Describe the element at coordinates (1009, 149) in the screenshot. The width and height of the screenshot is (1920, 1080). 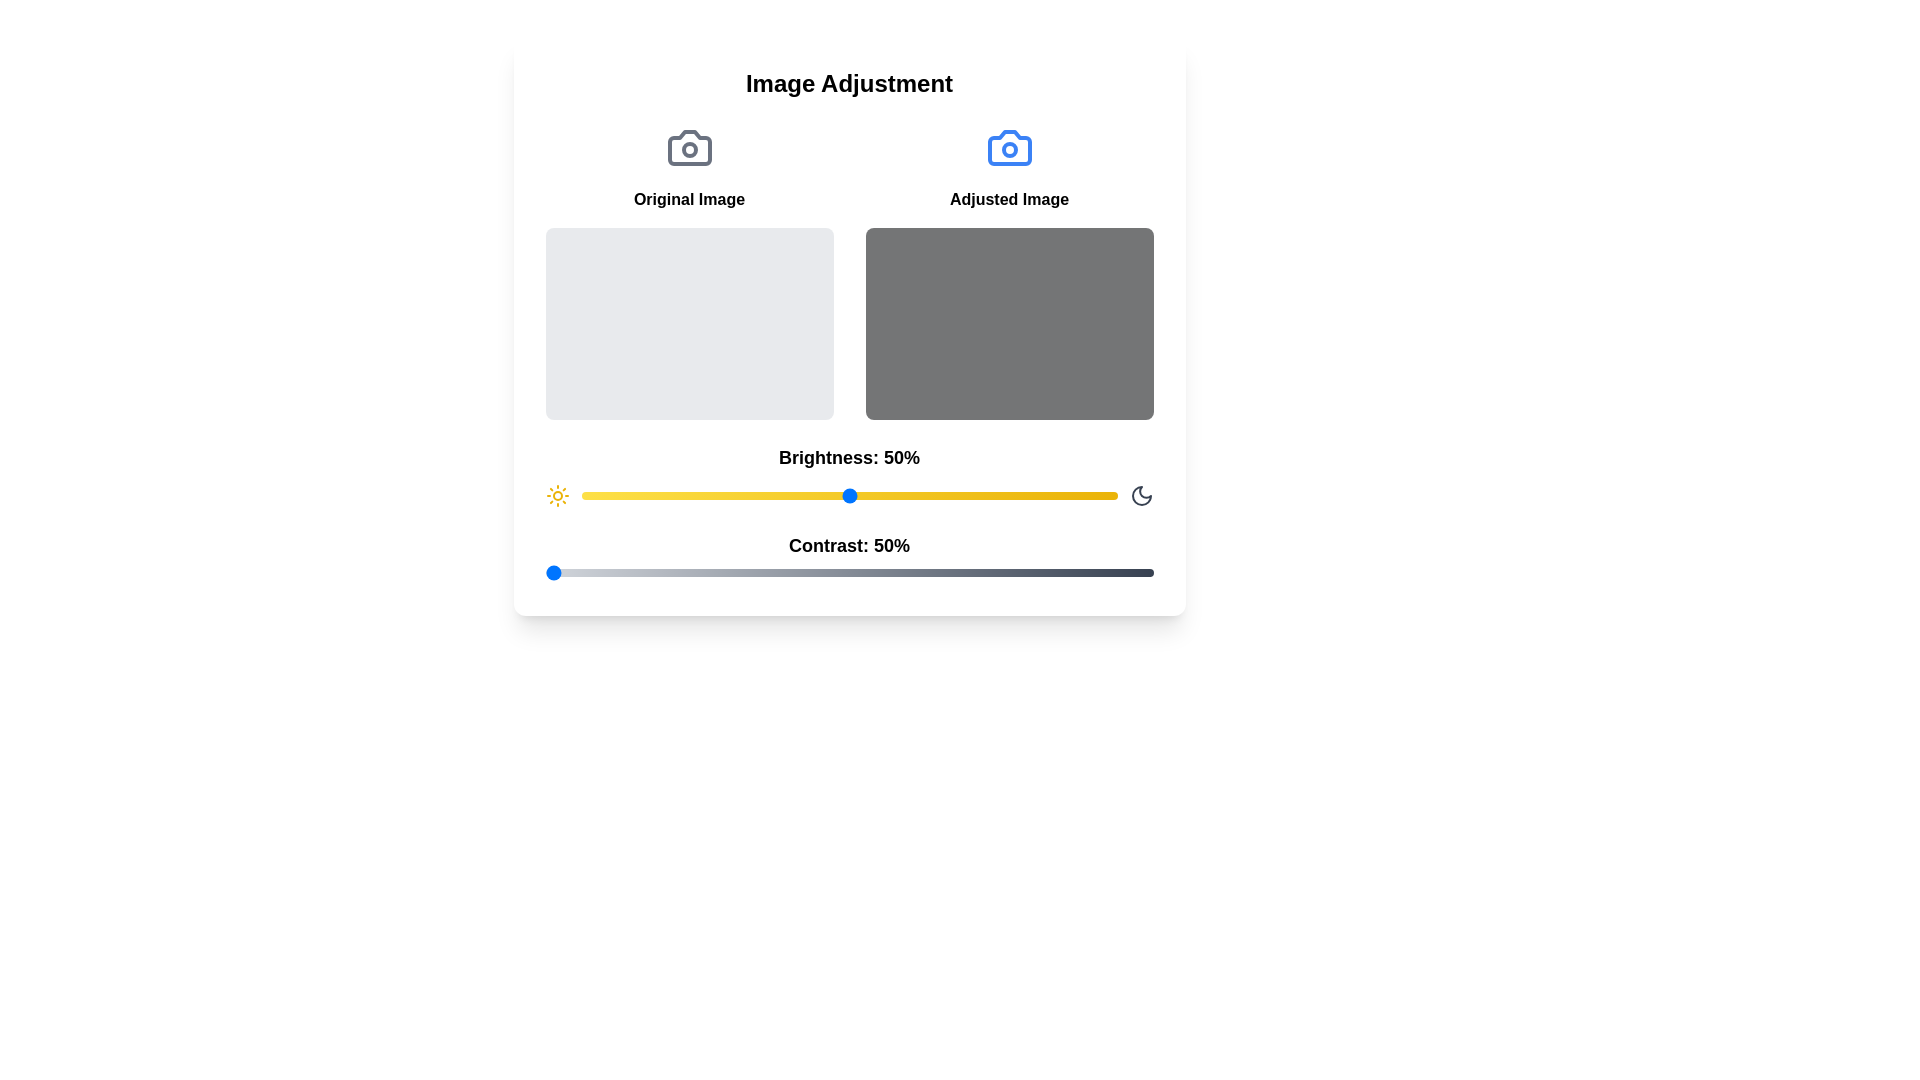
I see `the graphical circle representing the lens of the camera icon located at the top right of the layout, above the 'Adjusted Image' label` at that location.